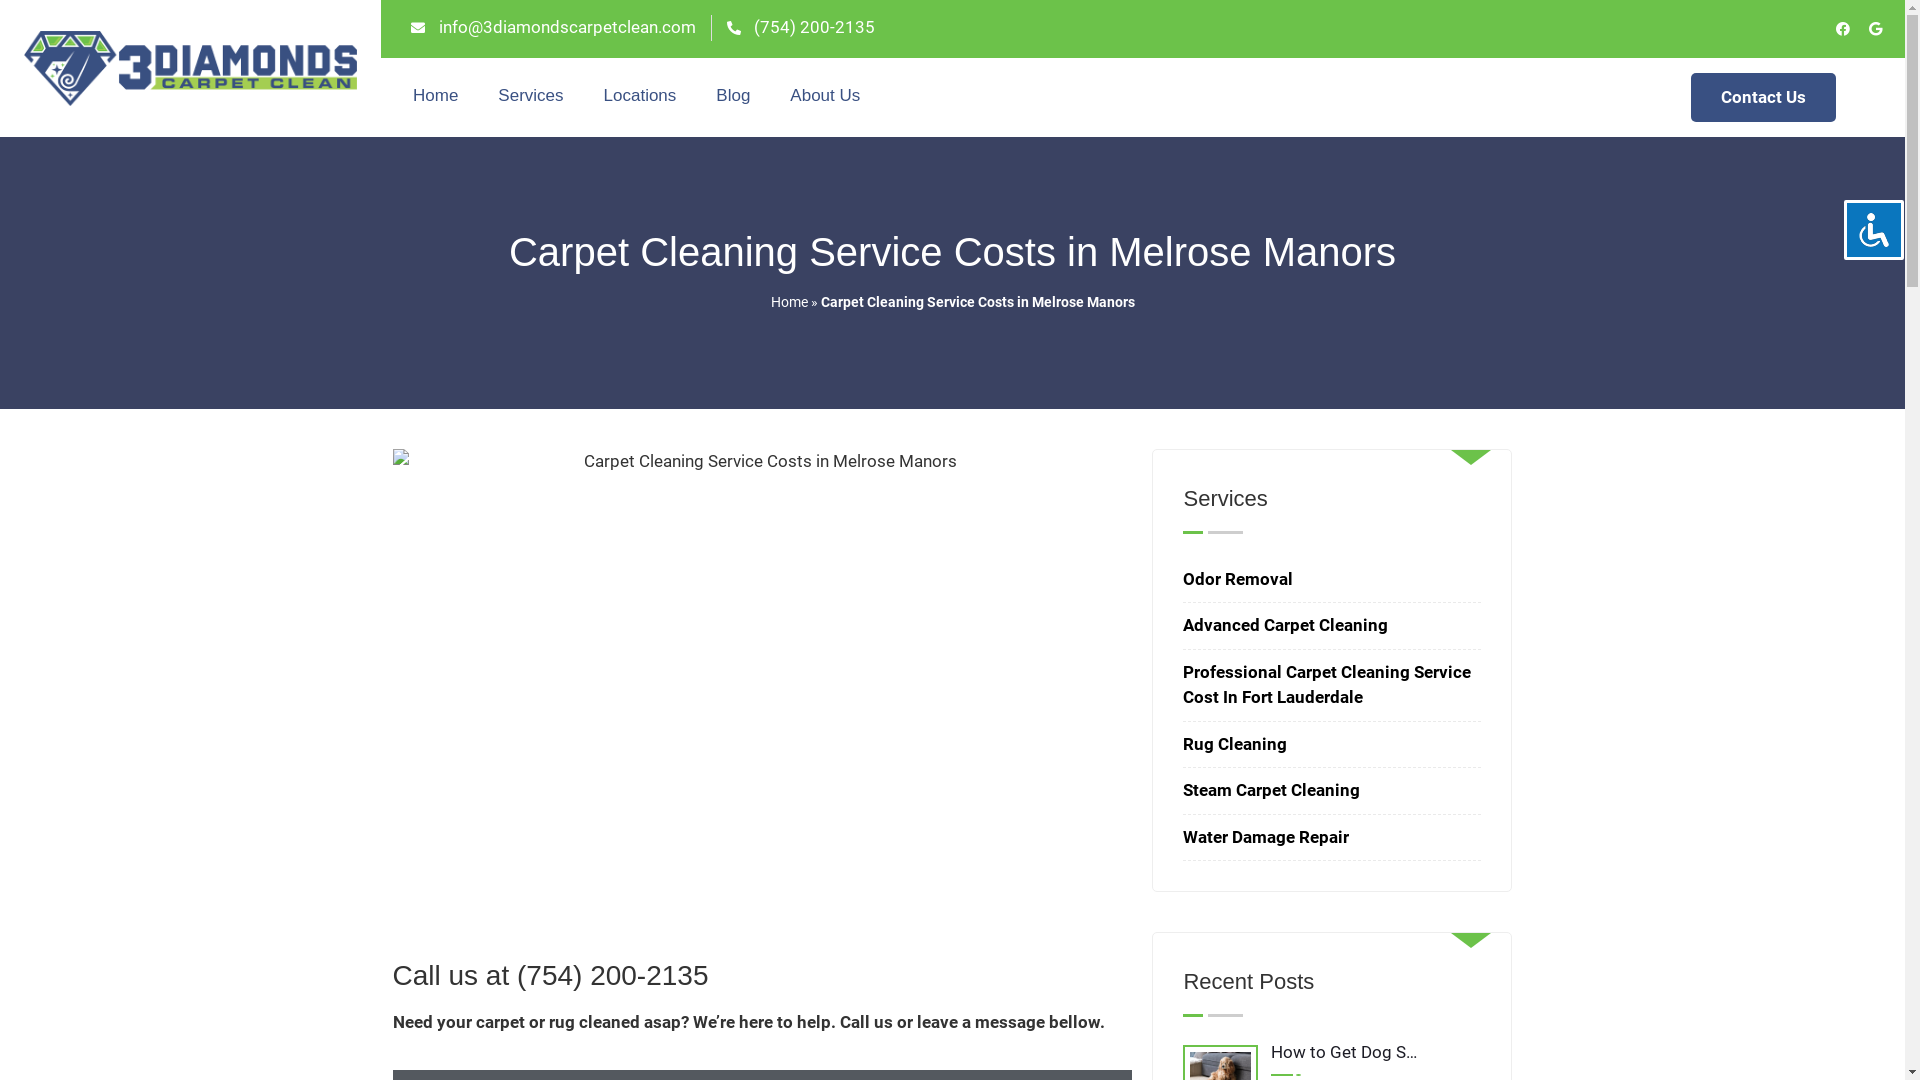 The width and height of the screenshot is (1920, 1080). Describe the element at coordinates (550, 974) in the screenshot. I see `'Call us at (754) 200-2135'` at that location.